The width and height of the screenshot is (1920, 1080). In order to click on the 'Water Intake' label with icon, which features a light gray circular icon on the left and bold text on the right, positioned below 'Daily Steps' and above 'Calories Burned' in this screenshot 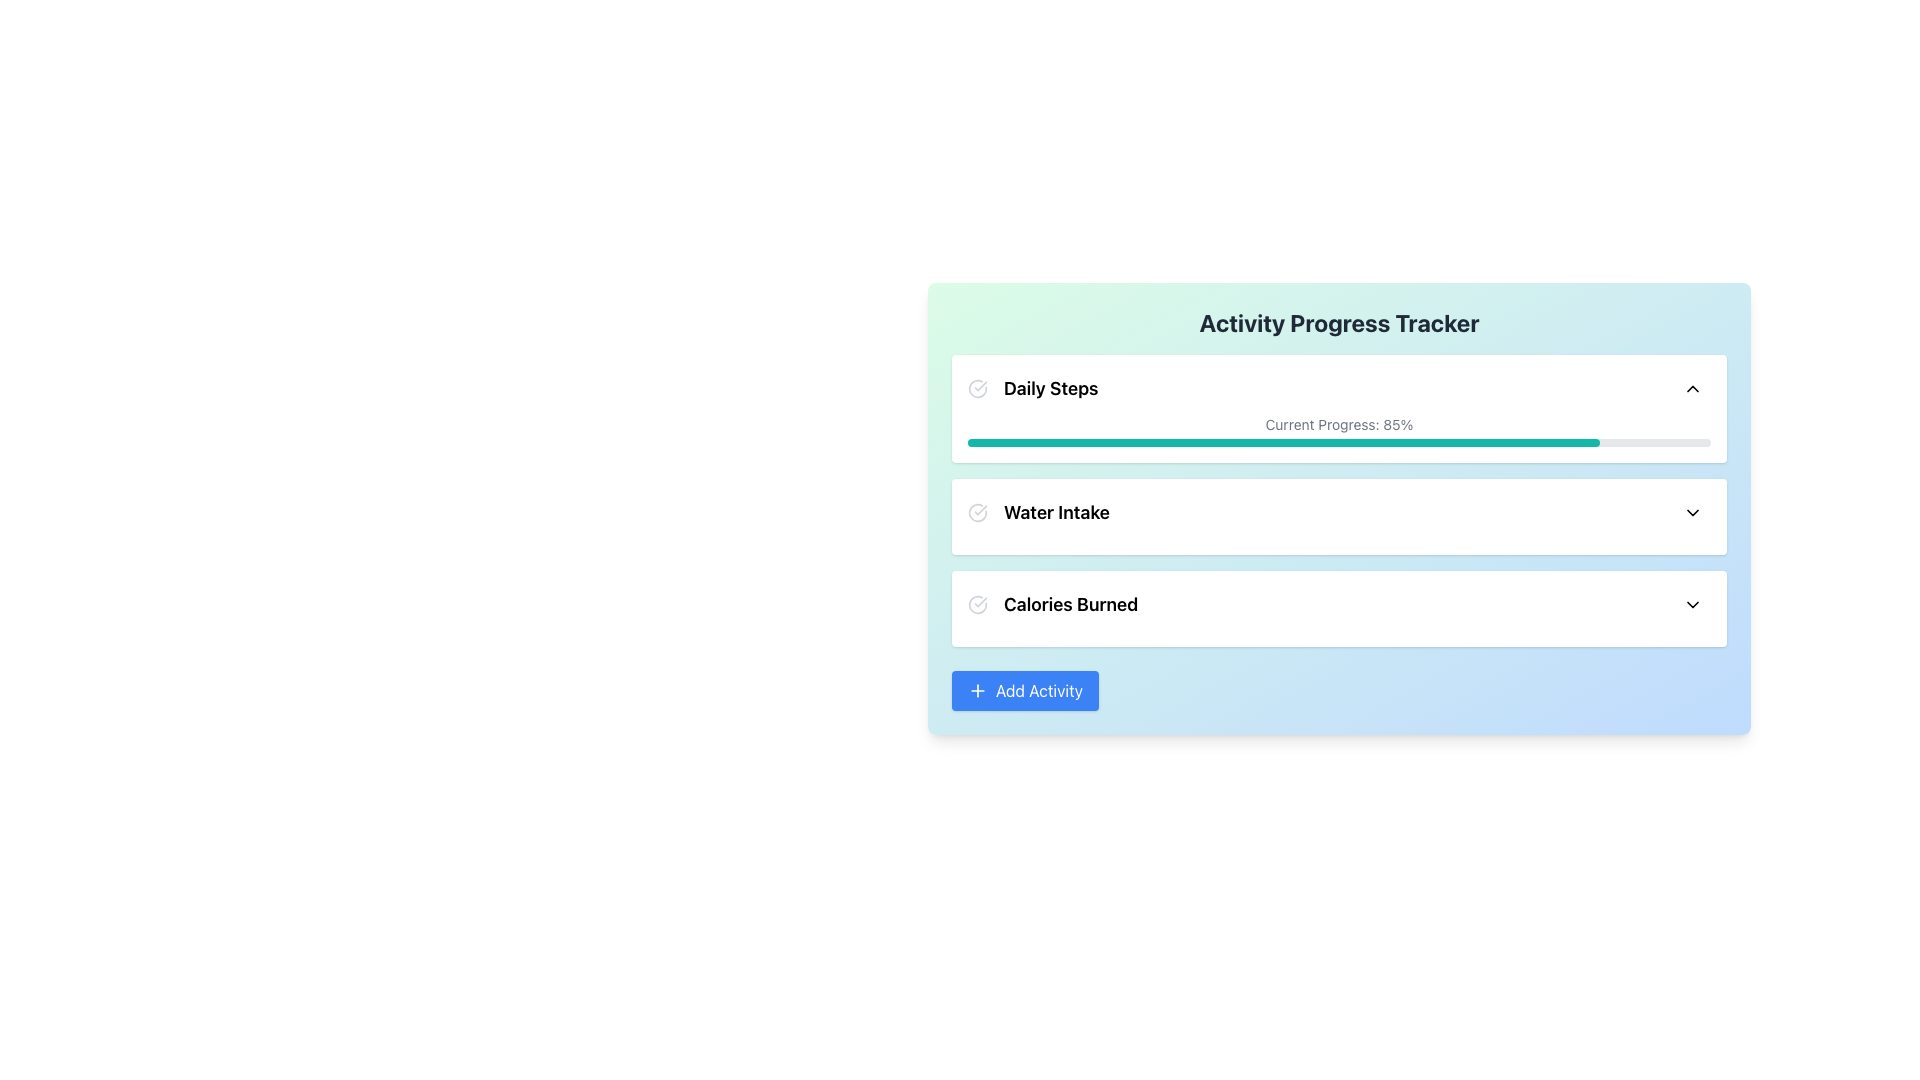, I will do `click(1038, 512)`.